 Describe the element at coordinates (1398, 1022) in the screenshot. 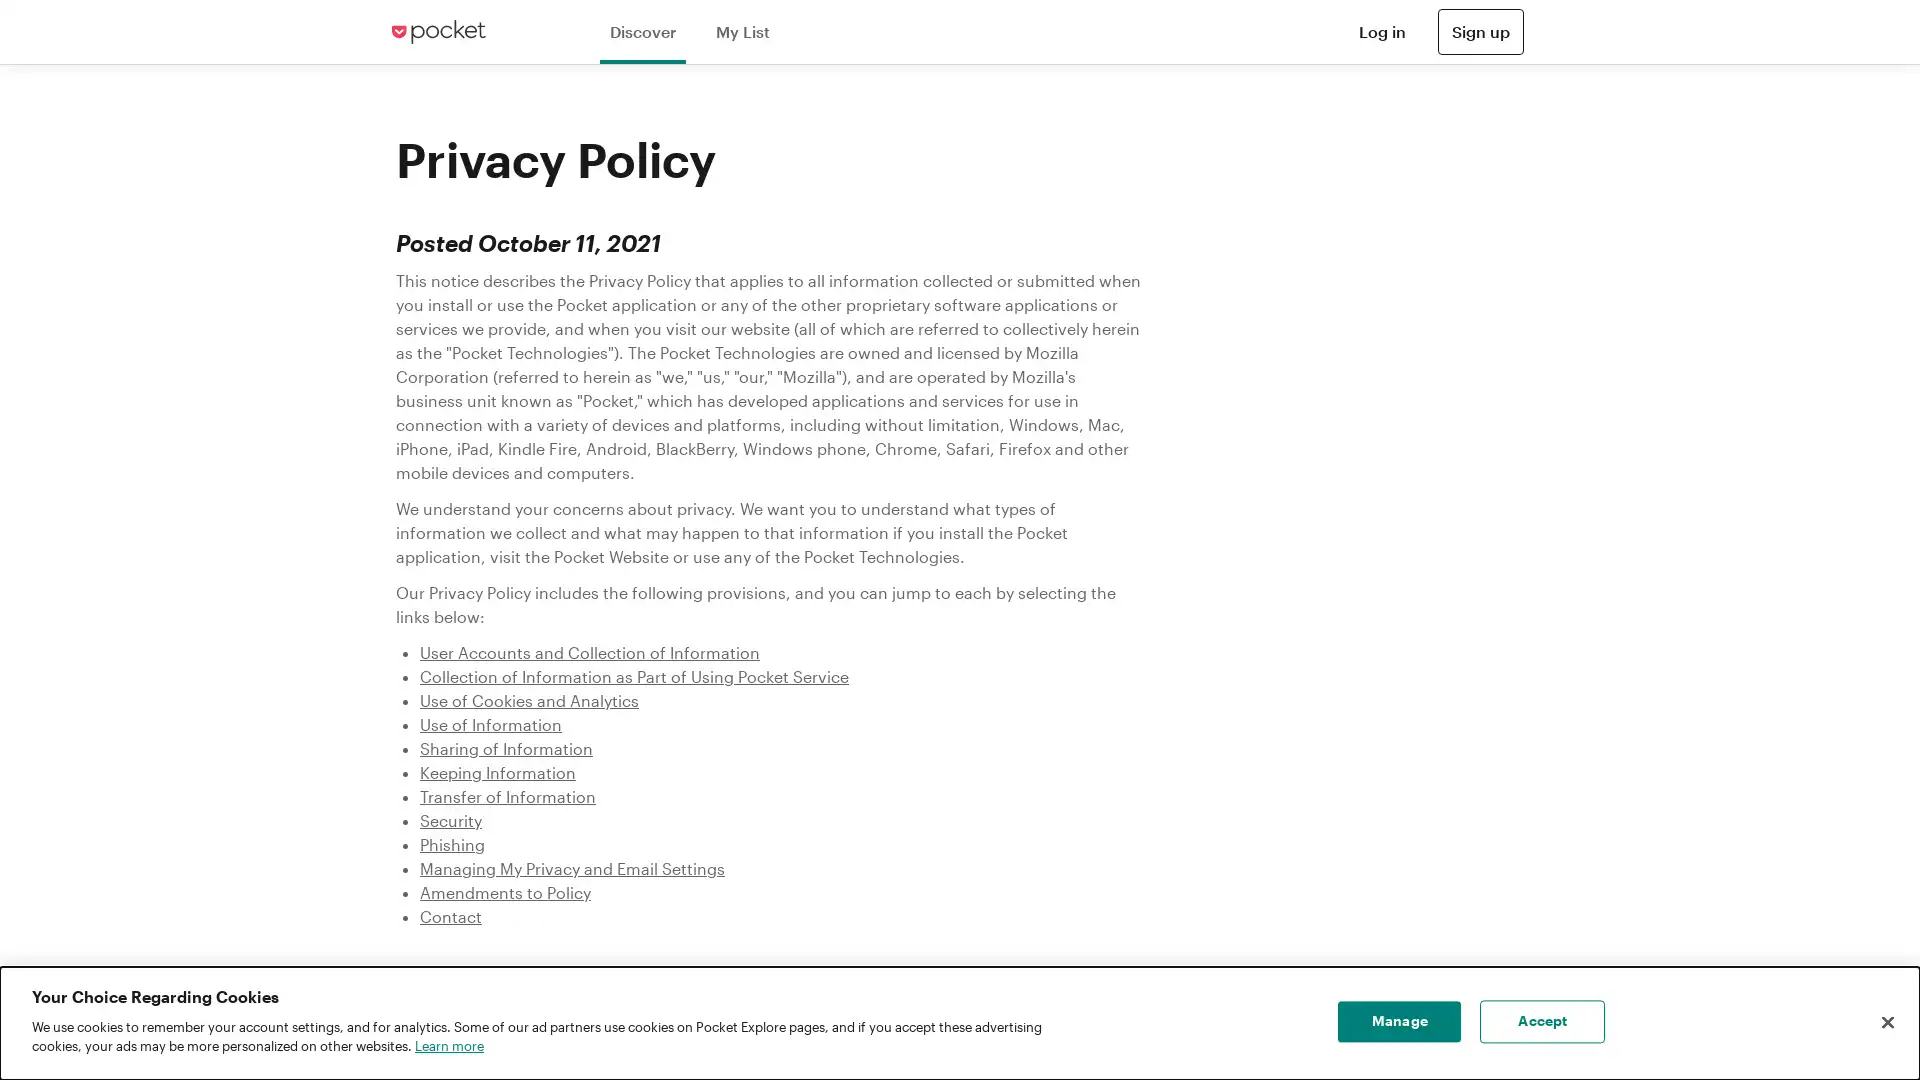

I see `Manage` at that location.